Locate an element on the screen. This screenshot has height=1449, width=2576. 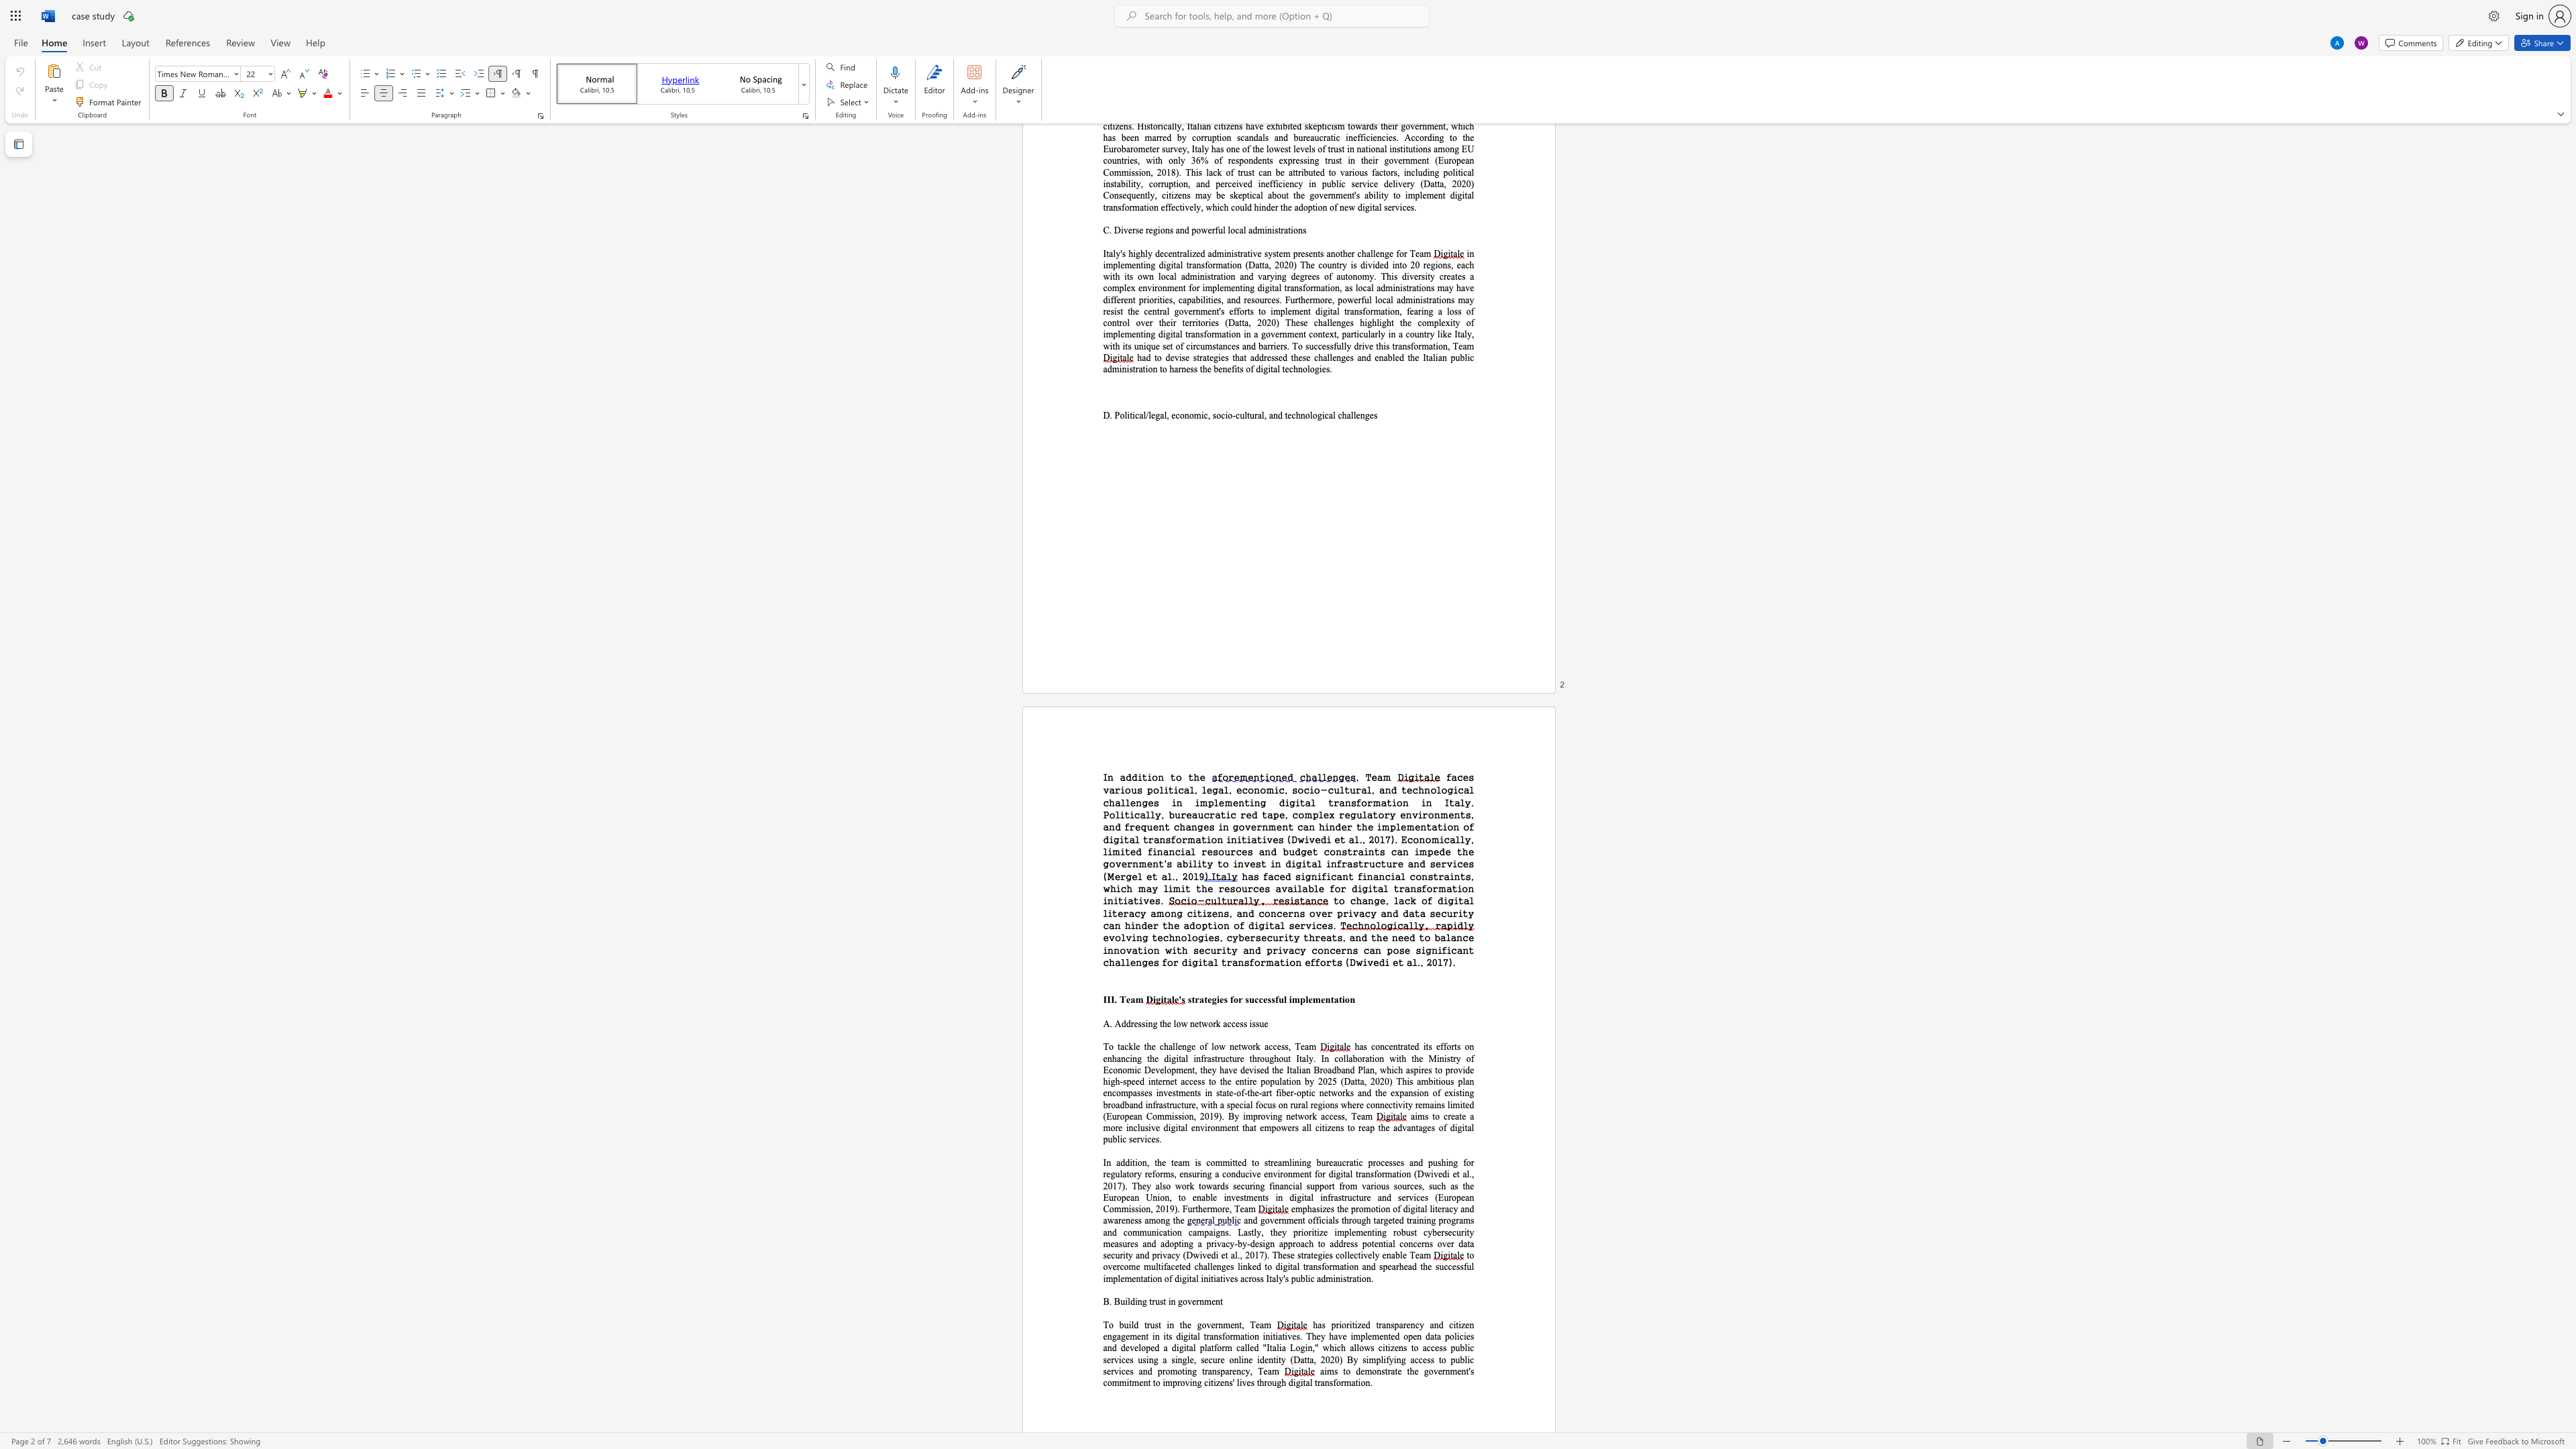
the subset text "ore," within the text "In addition, the team is committed to streamlining bureaucratic processes and pushing for regulatory reforms, ensuring a conducive environment for digital transformation (Dwivedi et al., 2017). They also work towards securing financial support from various sources, such as the European Union, to enable investments in digital infrastructure and services (European Commission, 2019). Furthermore, Team" is located at coordinates (1216, 1208).